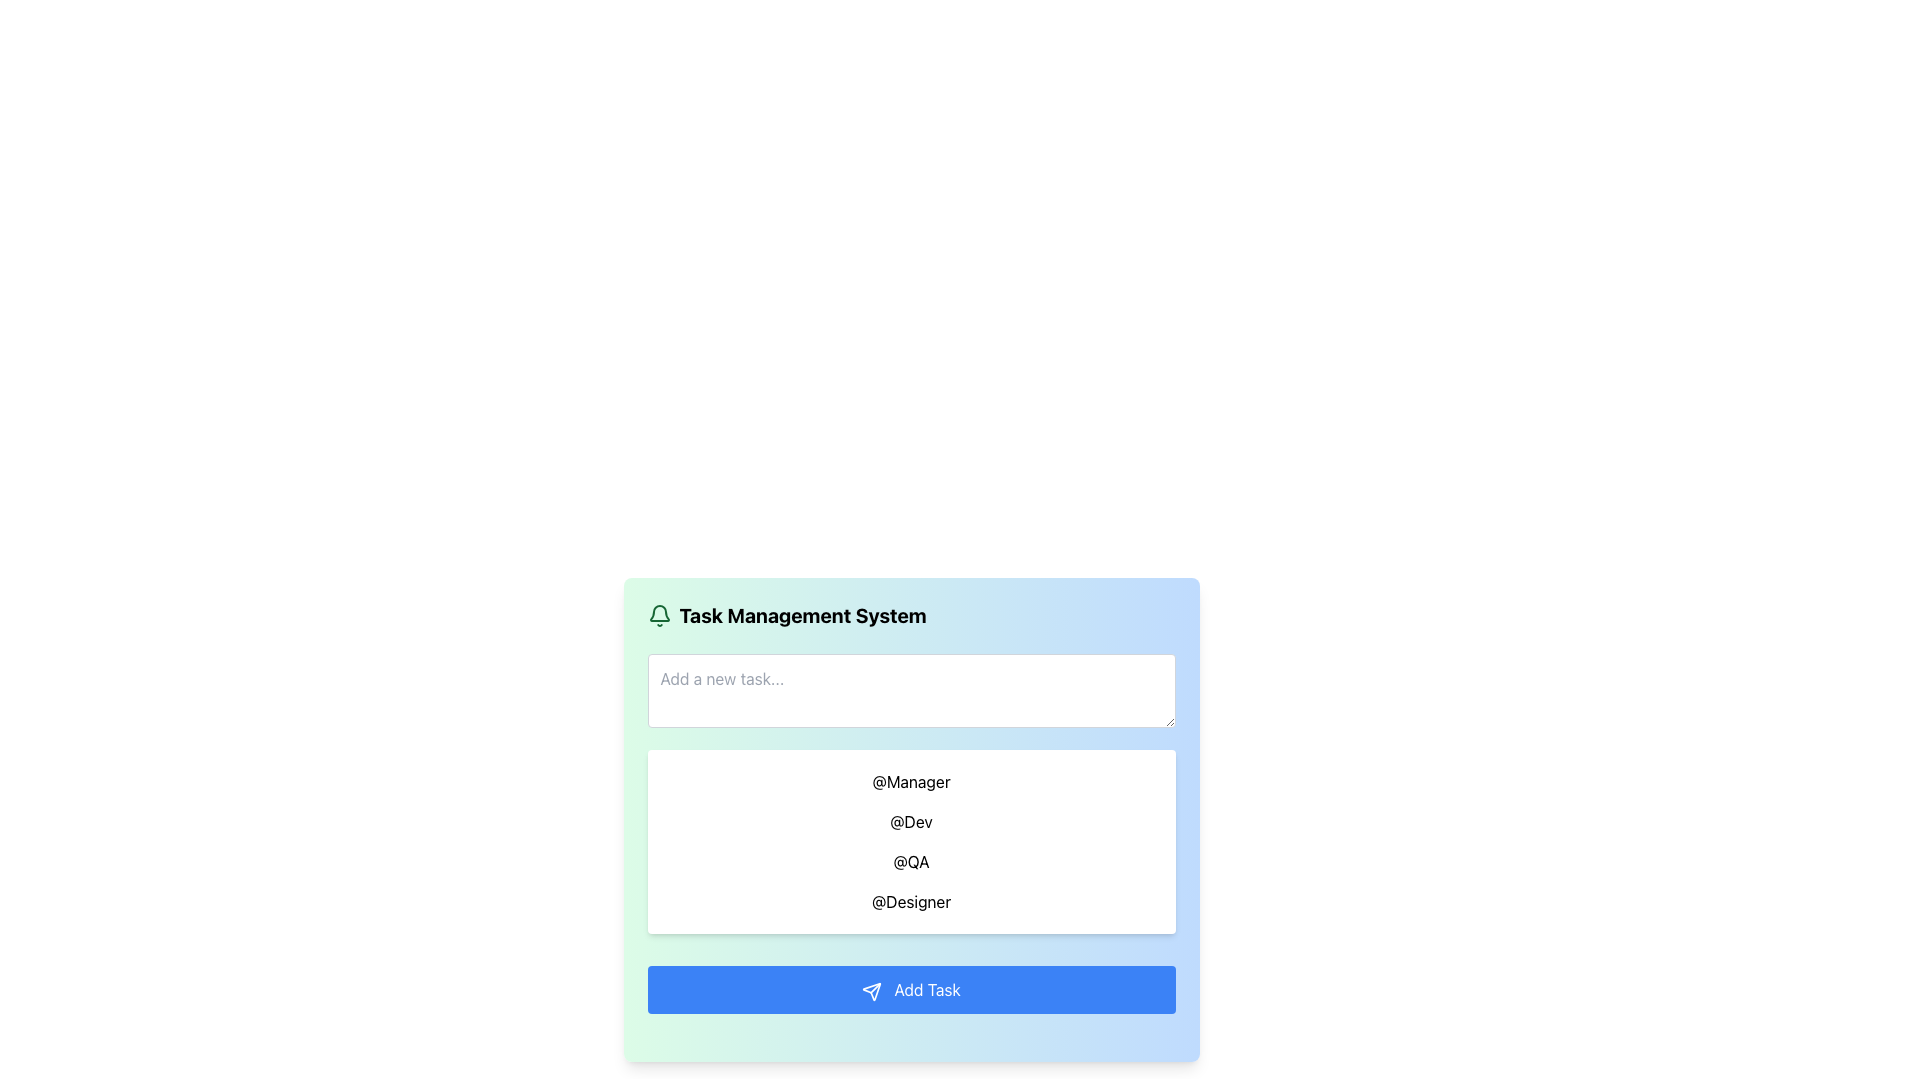 The width and height of the screenshot is (1920, 1080). Describe the element at coordinates (910, 781) in the screenshot. I see `the selectable list item displaying the text '@Manager'` at that location.